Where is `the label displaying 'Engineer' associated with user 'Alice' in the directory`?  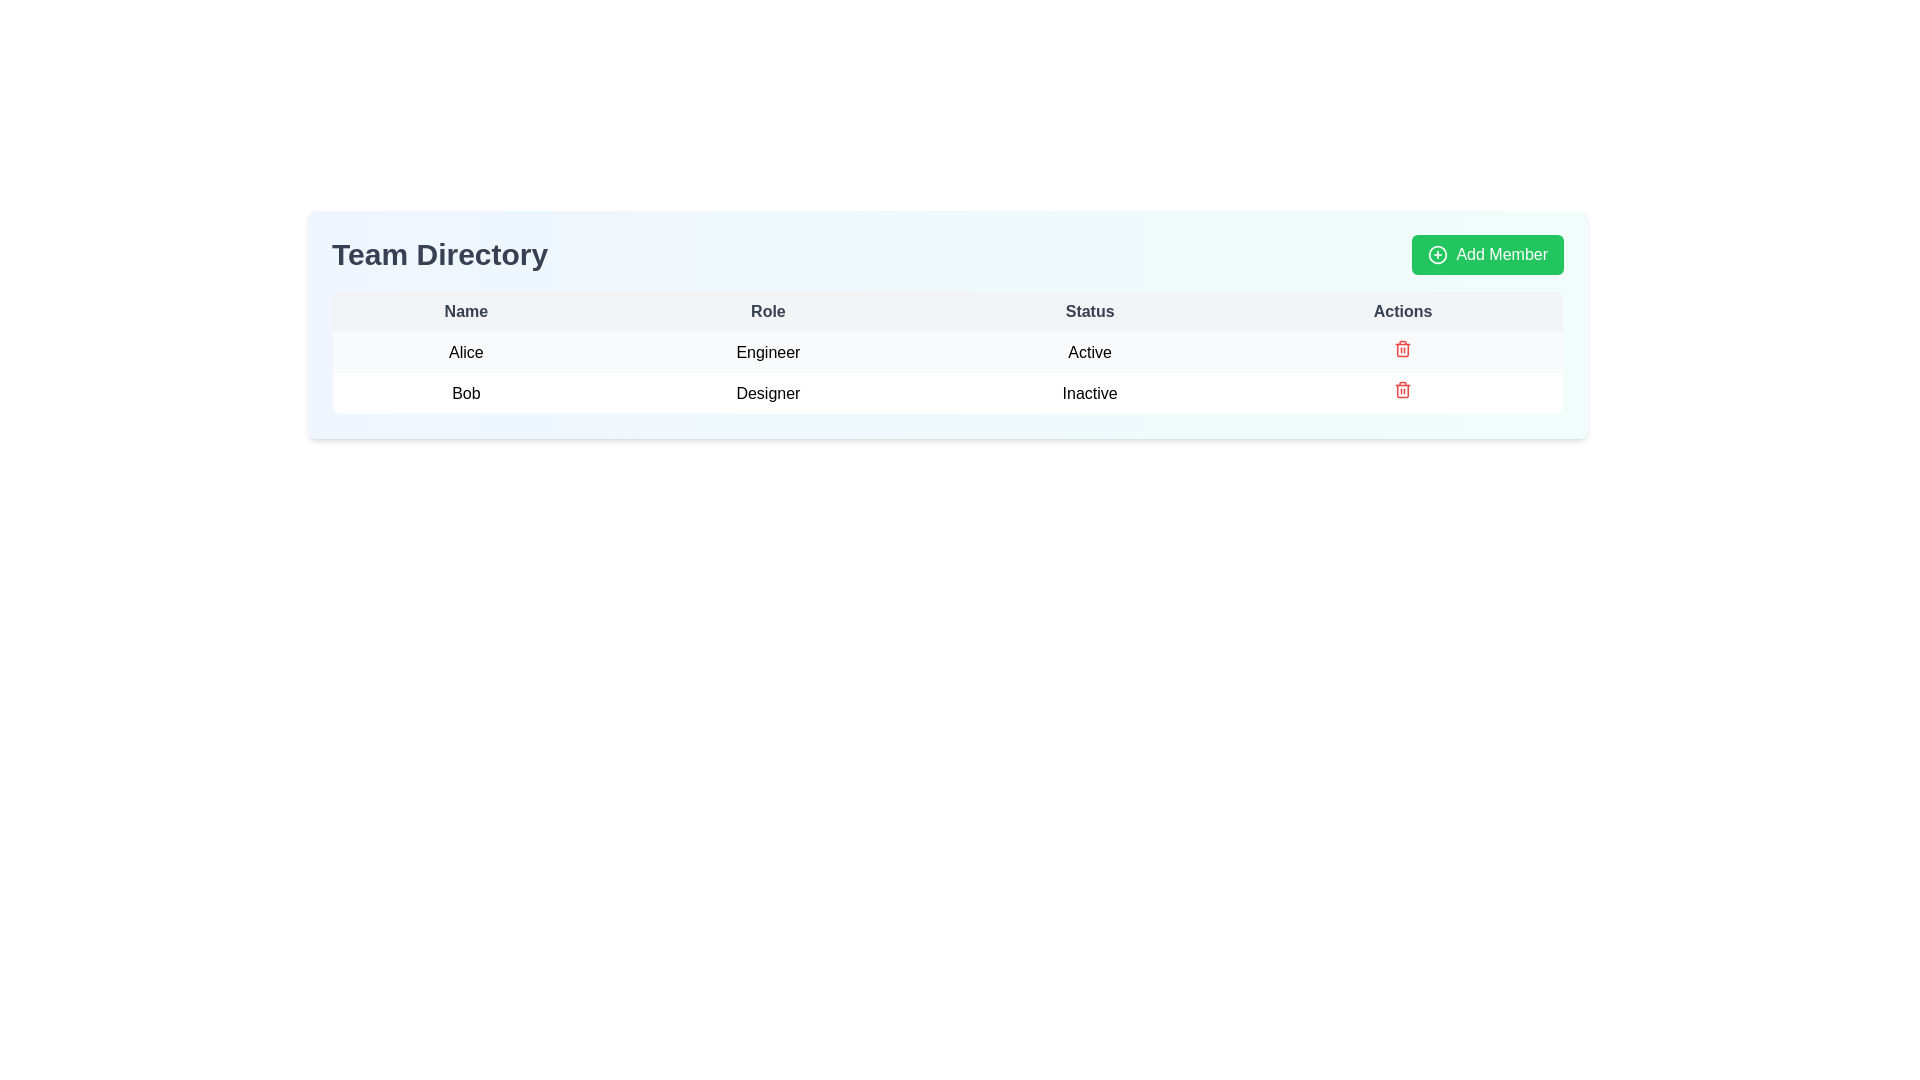 the label displaying 'Engineer' associated with user 'Alice' in the directory is located at coordinates (767, 351).